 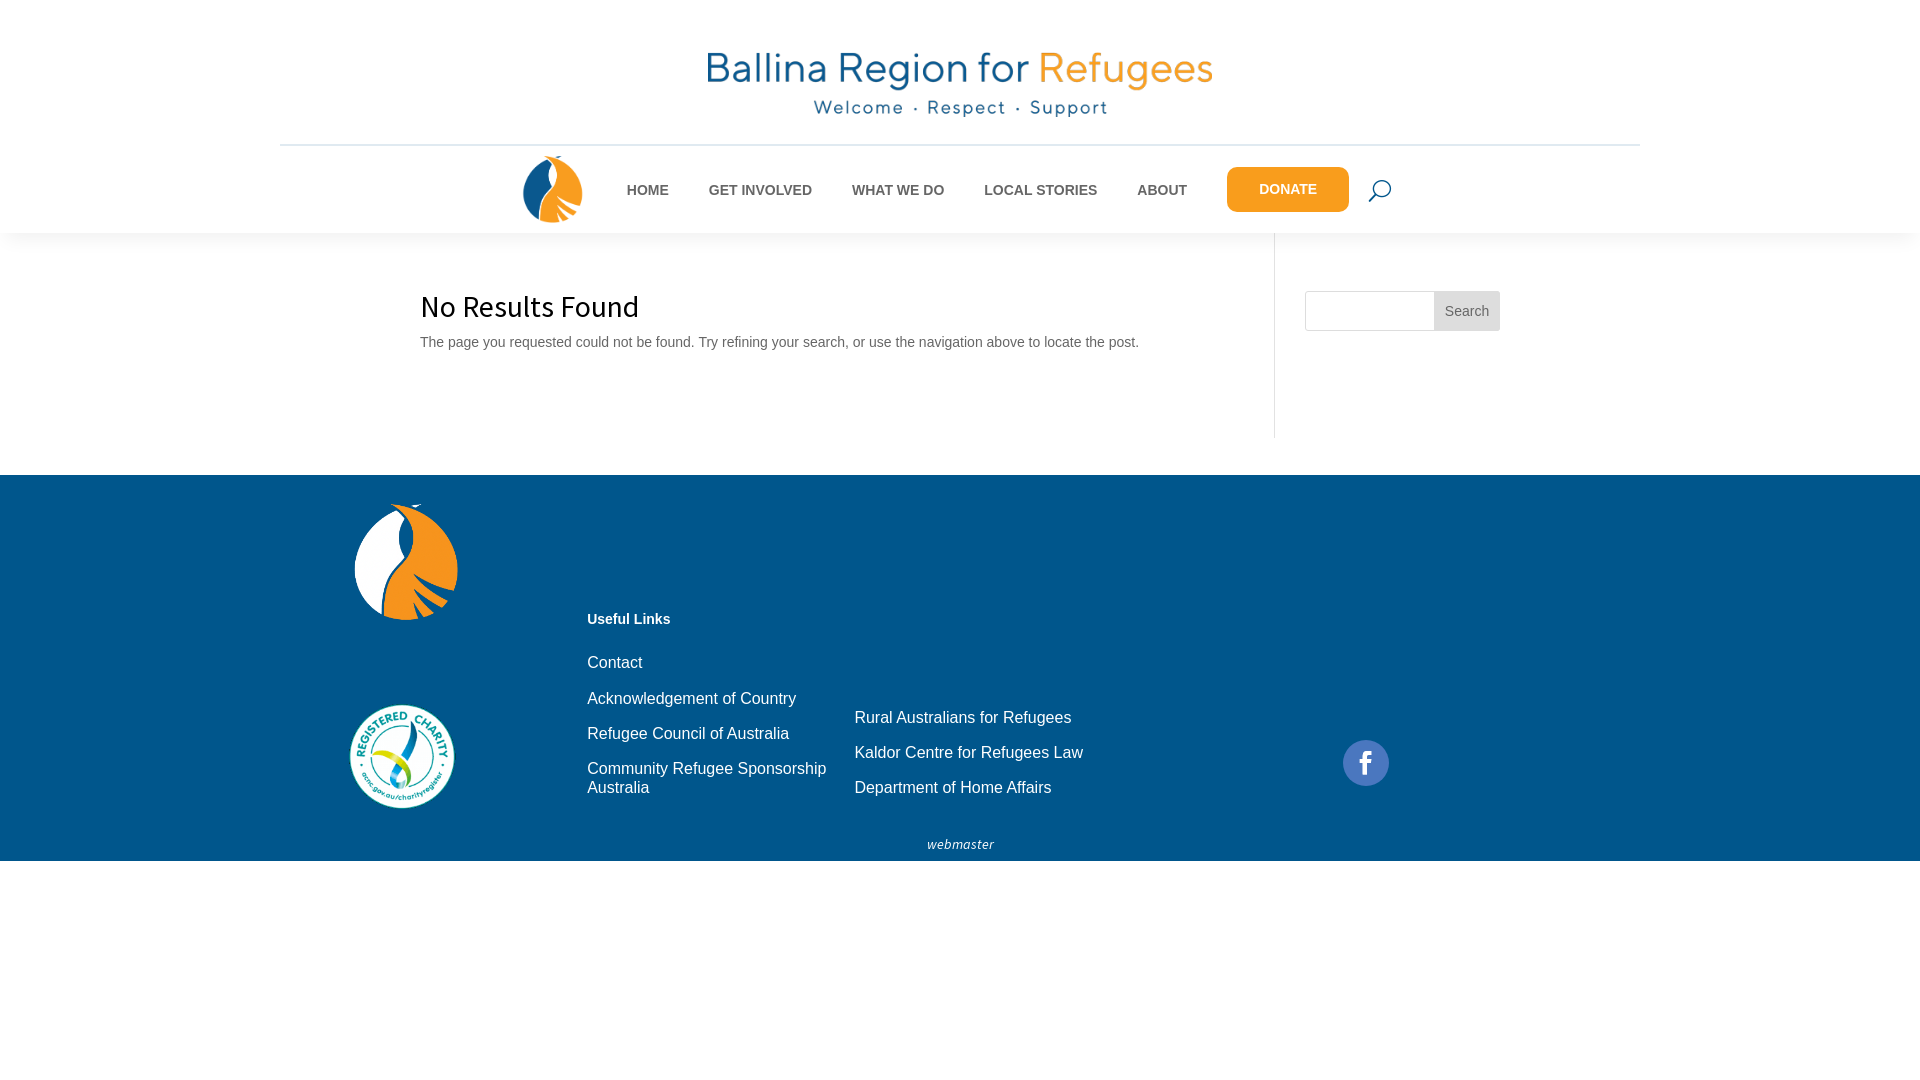 What do you see at coordinates (951, 790) in the screenshot?
I see `'Department of Home Affairs'` at bounding box center [951, 790].